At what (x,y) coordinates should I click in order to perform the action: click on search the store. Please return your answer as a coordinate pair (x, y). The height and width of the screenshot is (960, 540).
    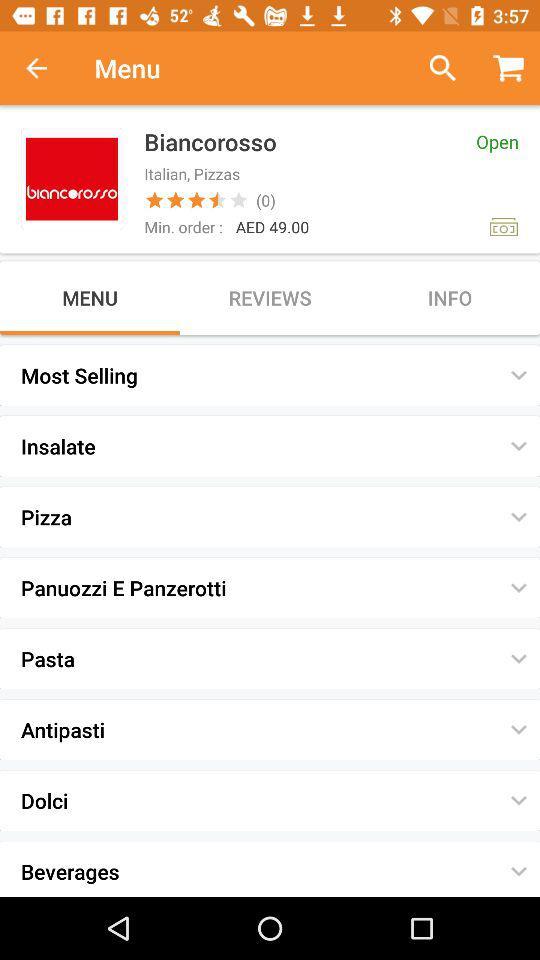
    Looking at the image, I should click on (434, 68).